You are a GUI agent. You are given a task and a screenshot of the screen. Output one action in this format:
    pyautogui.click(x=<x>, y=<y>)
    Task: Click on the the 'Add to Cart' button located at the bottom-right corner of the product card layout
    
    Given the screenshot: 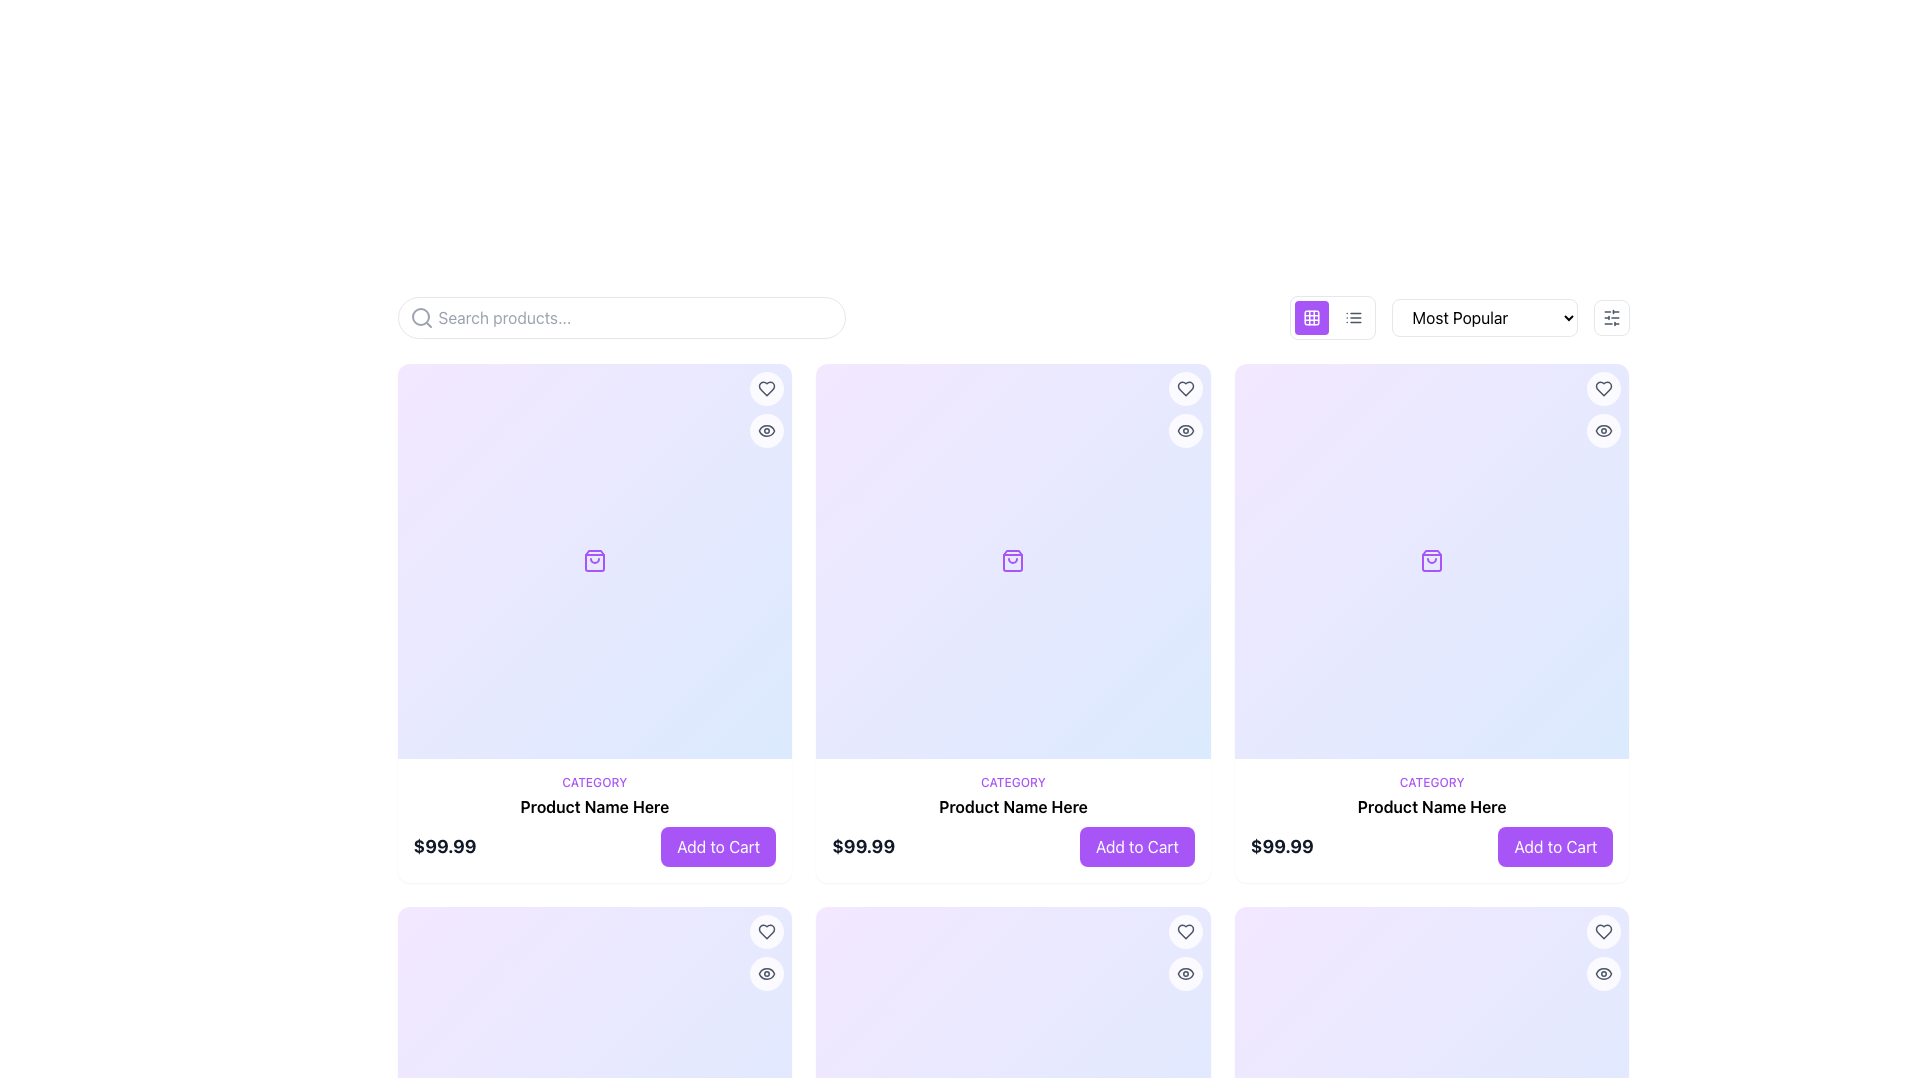 What is the action you would take?
    pyautogui.click(x=1554, y=846)
    